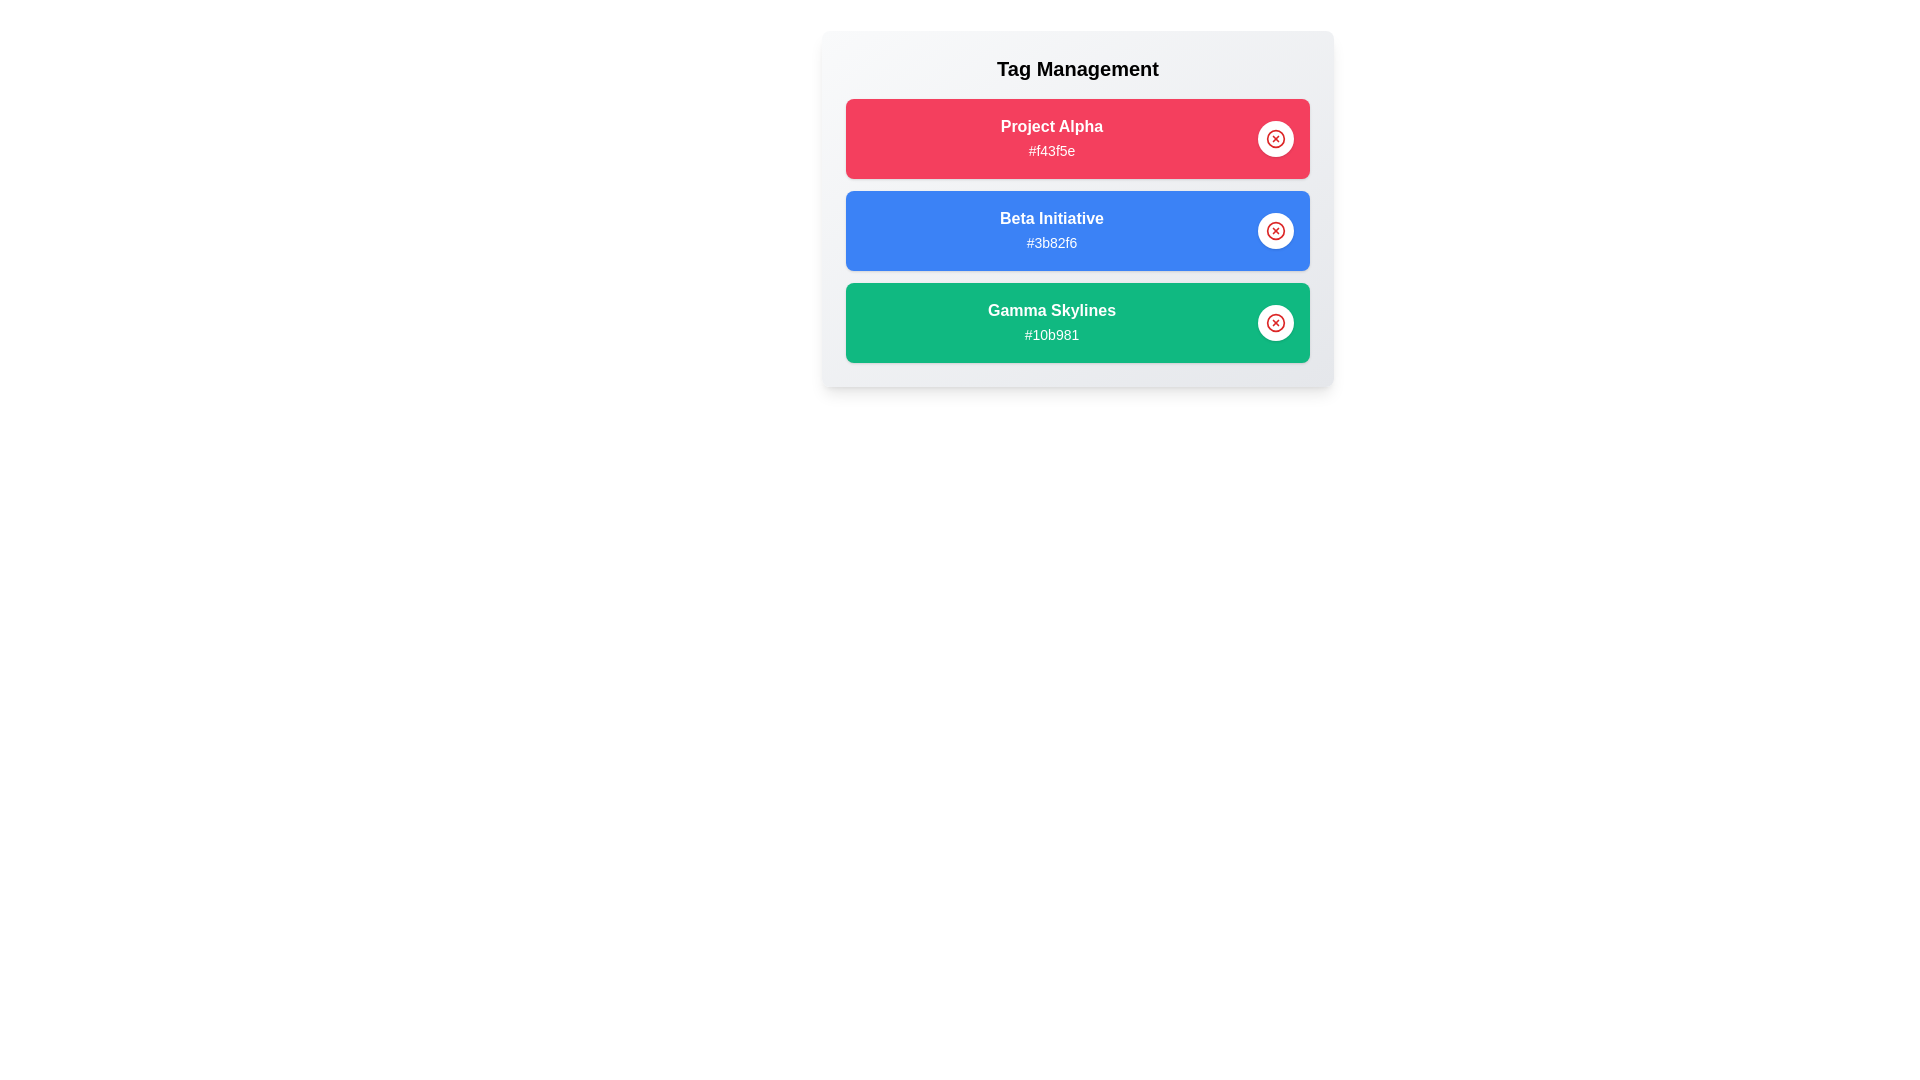  I want to click on delete button for the tag identified by Project Alpha, so click(1275, 137).